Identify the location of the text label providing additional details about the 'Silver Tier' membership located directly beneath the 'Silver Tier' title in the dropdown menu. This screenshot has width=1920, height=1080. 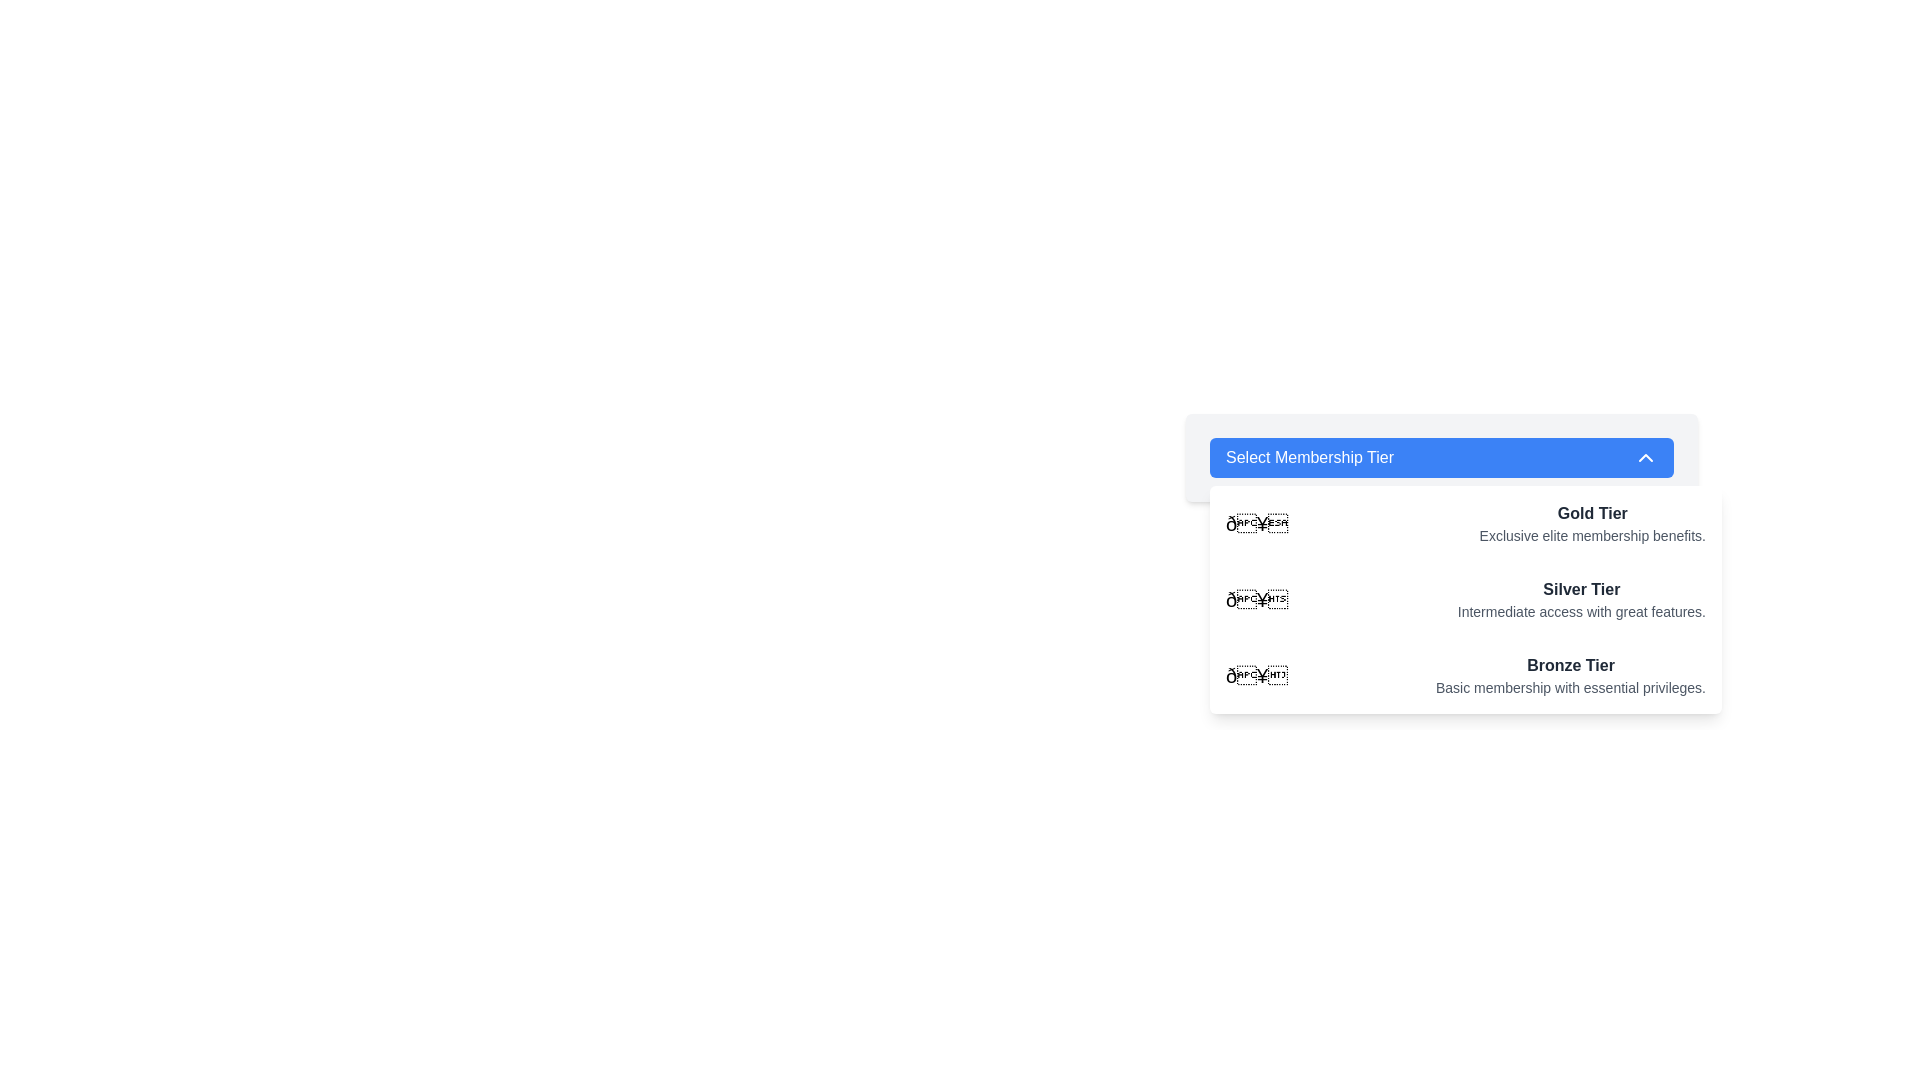
(1580, 611).